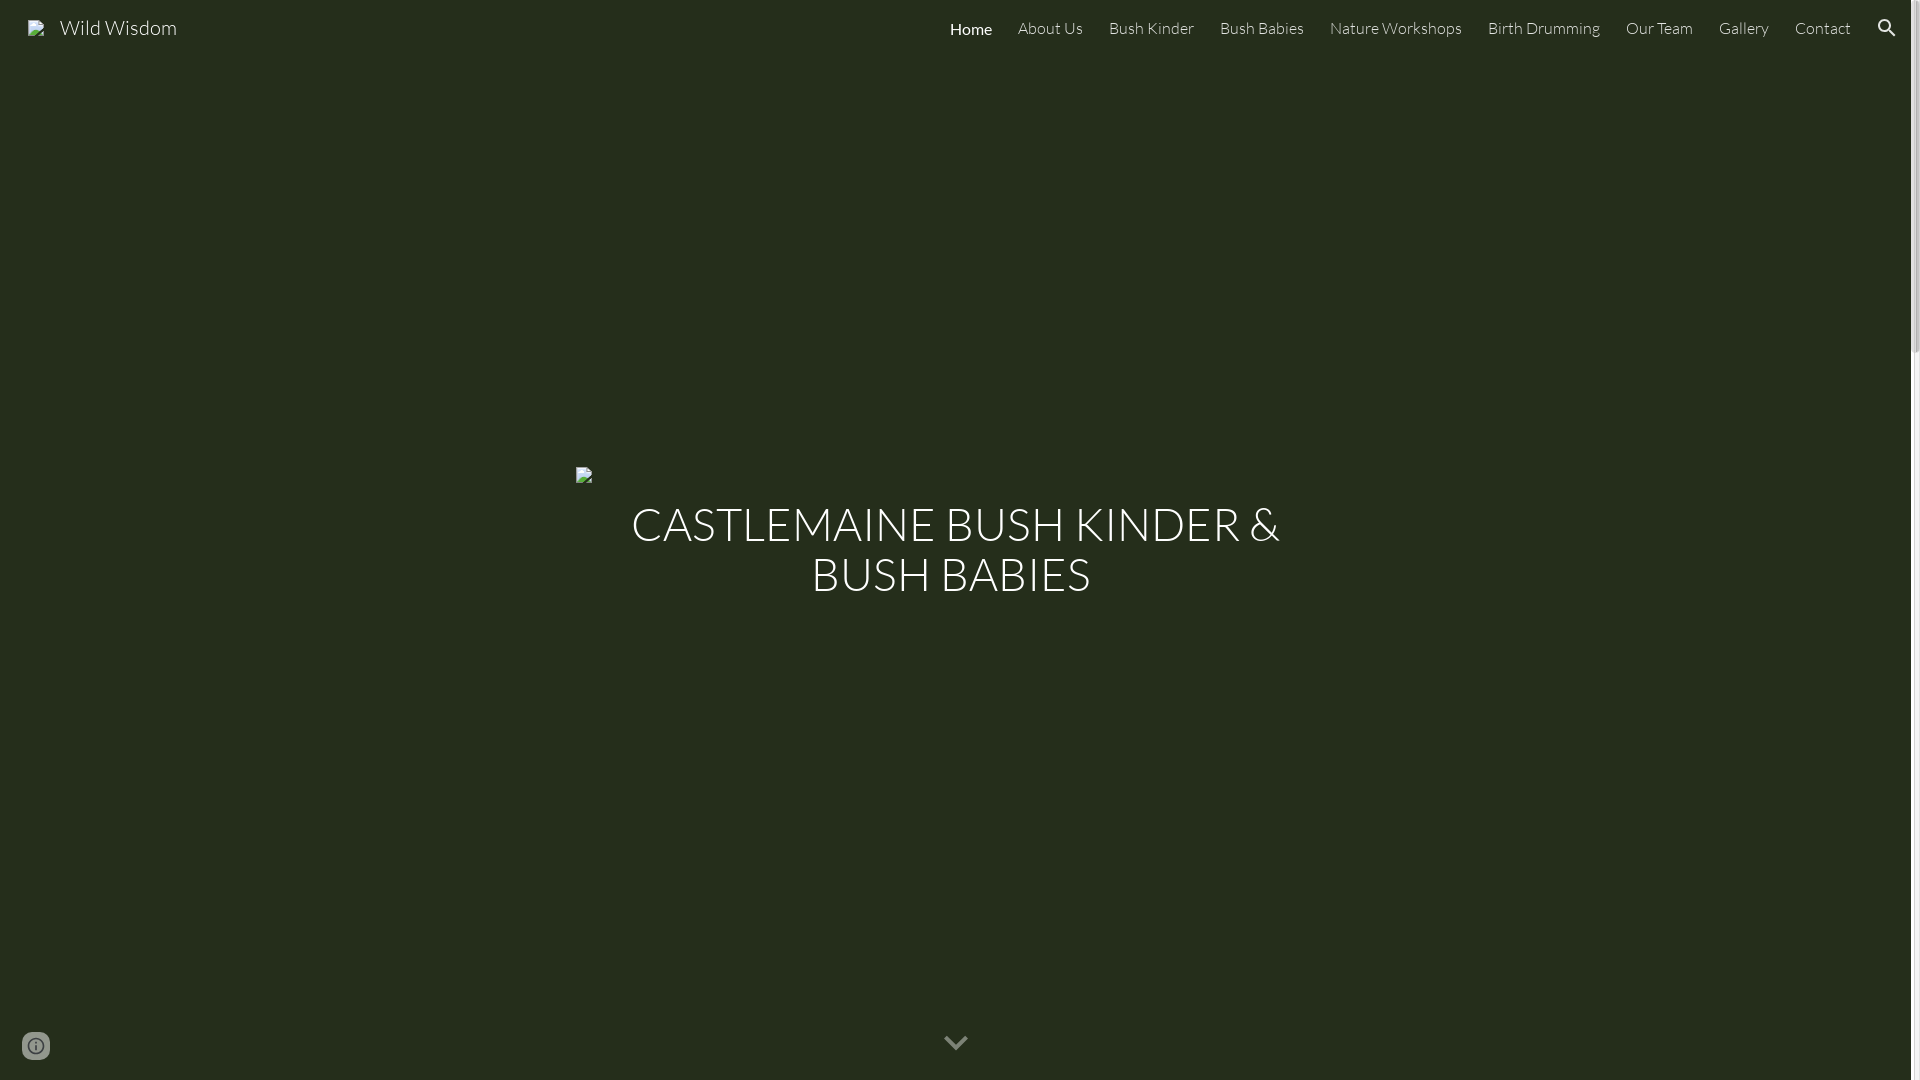 This screenshot has width=1920, height=1080. I want to click on 'Birth Drumming', so click(1543, 27).